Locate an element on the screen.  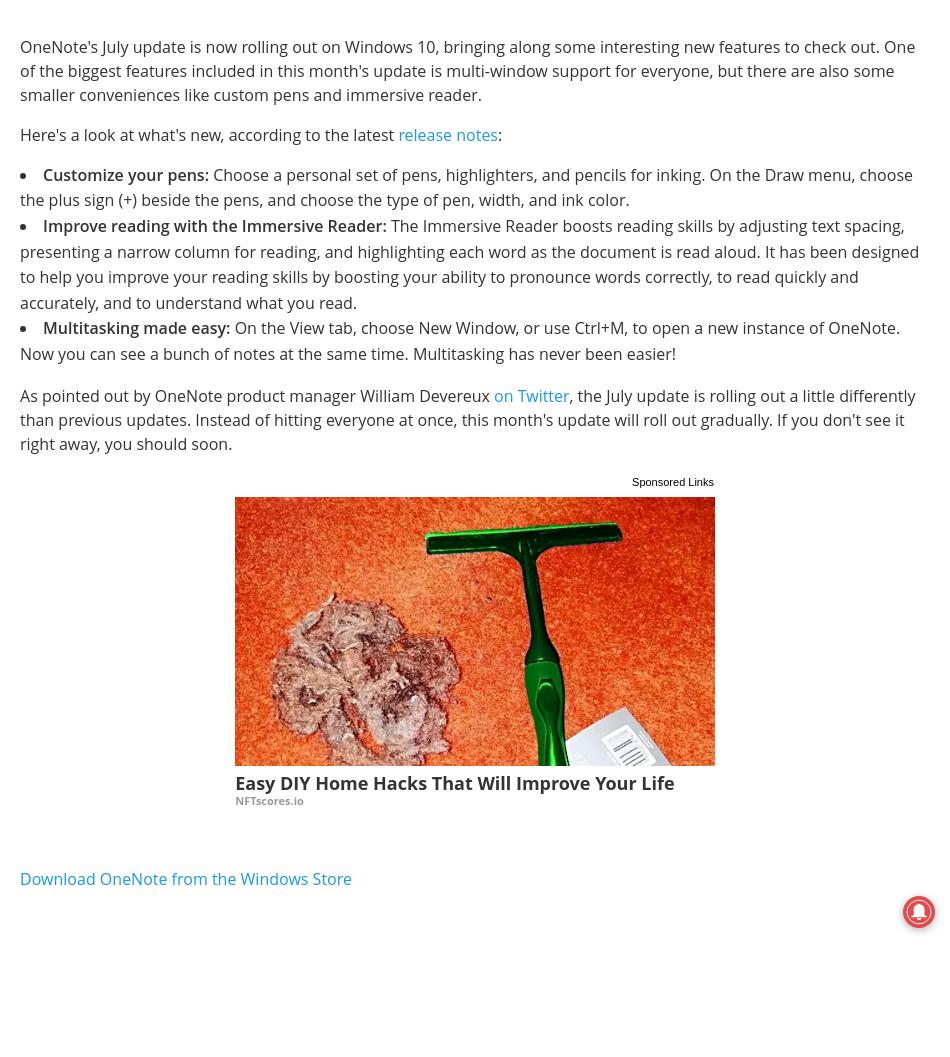
'The Immersive Reader boosts reading skills by adjusting text spacing, presenting a narrow column for reading, and highlighting each word as the document is read aloud. It has been designed to help you improve your reading skills by boosting your ability to pronounce words correctly, to read quickly and accurately, and to understand what you read.' is located at coordinates (468, 263).